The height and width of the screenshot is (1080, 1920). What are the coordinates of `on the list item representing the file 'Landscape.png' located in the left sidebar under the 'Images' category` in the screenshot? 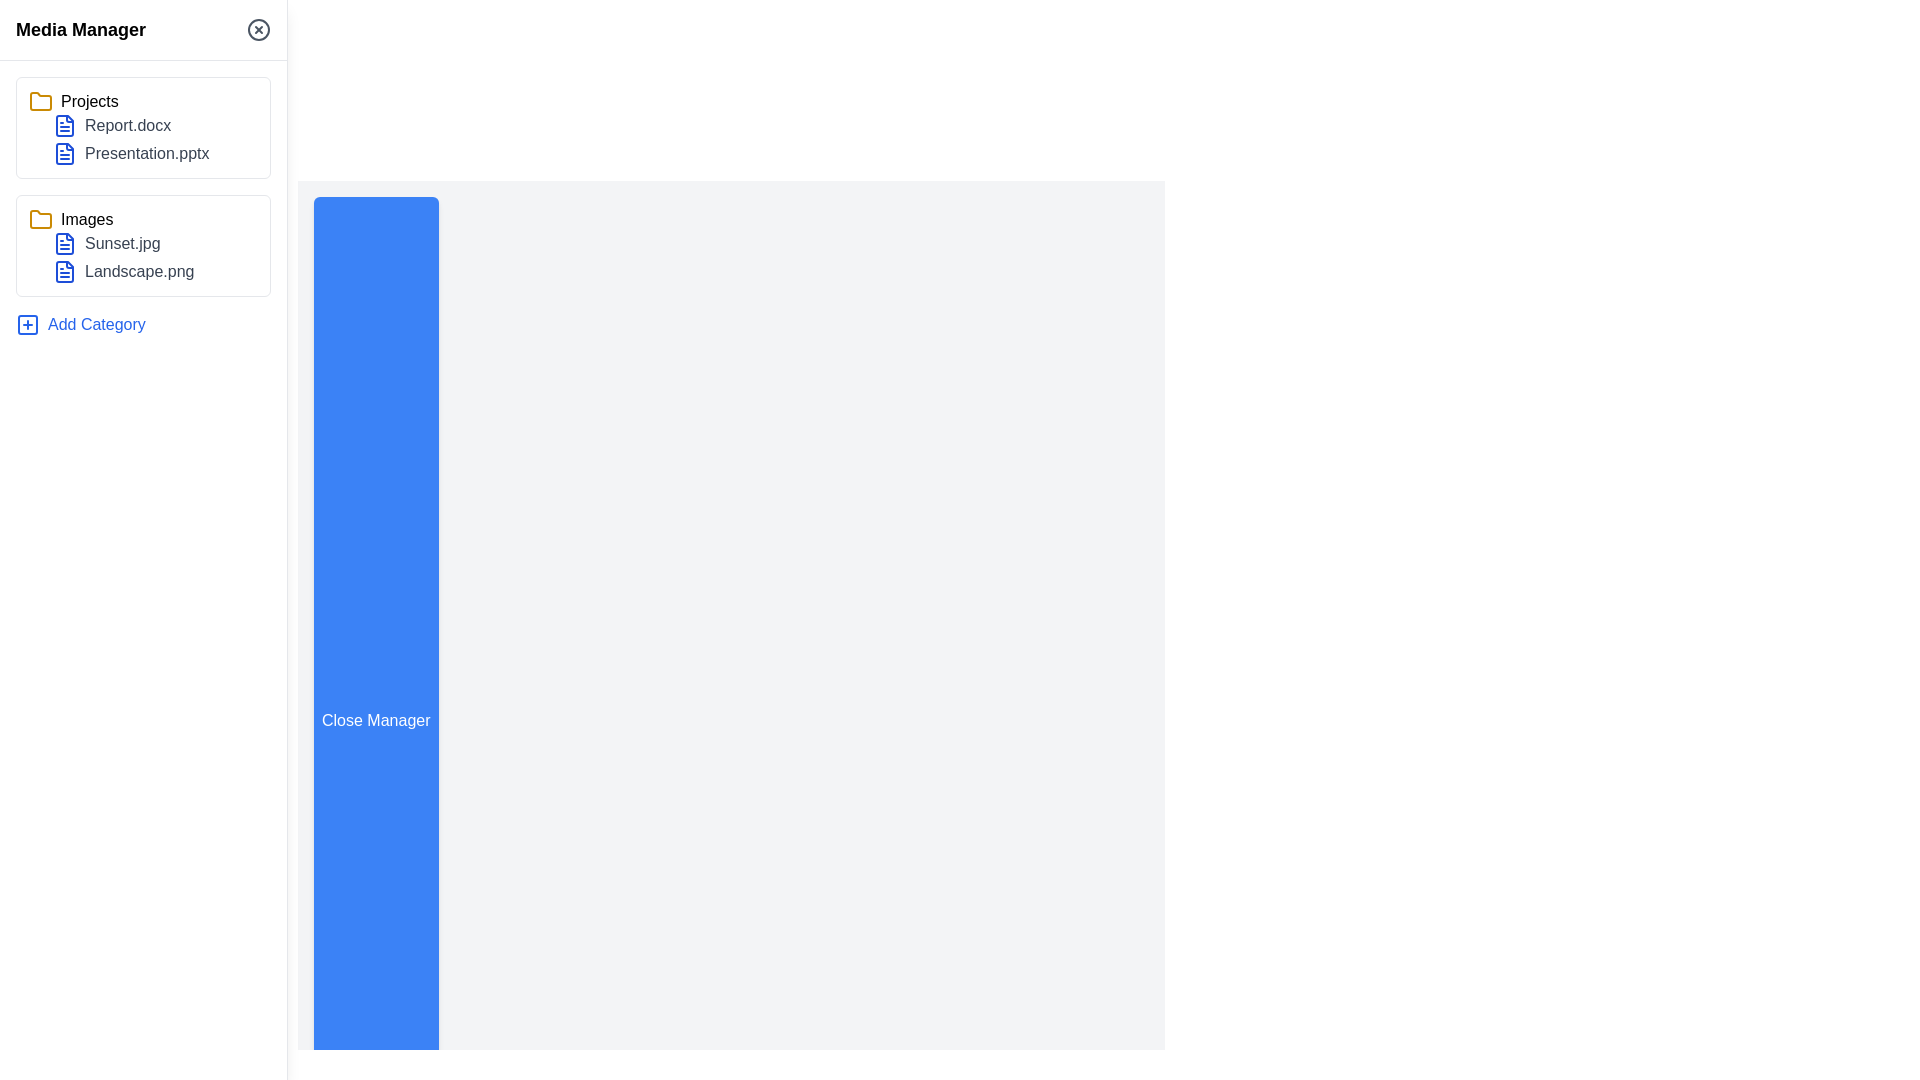 It's located at (154, 272).